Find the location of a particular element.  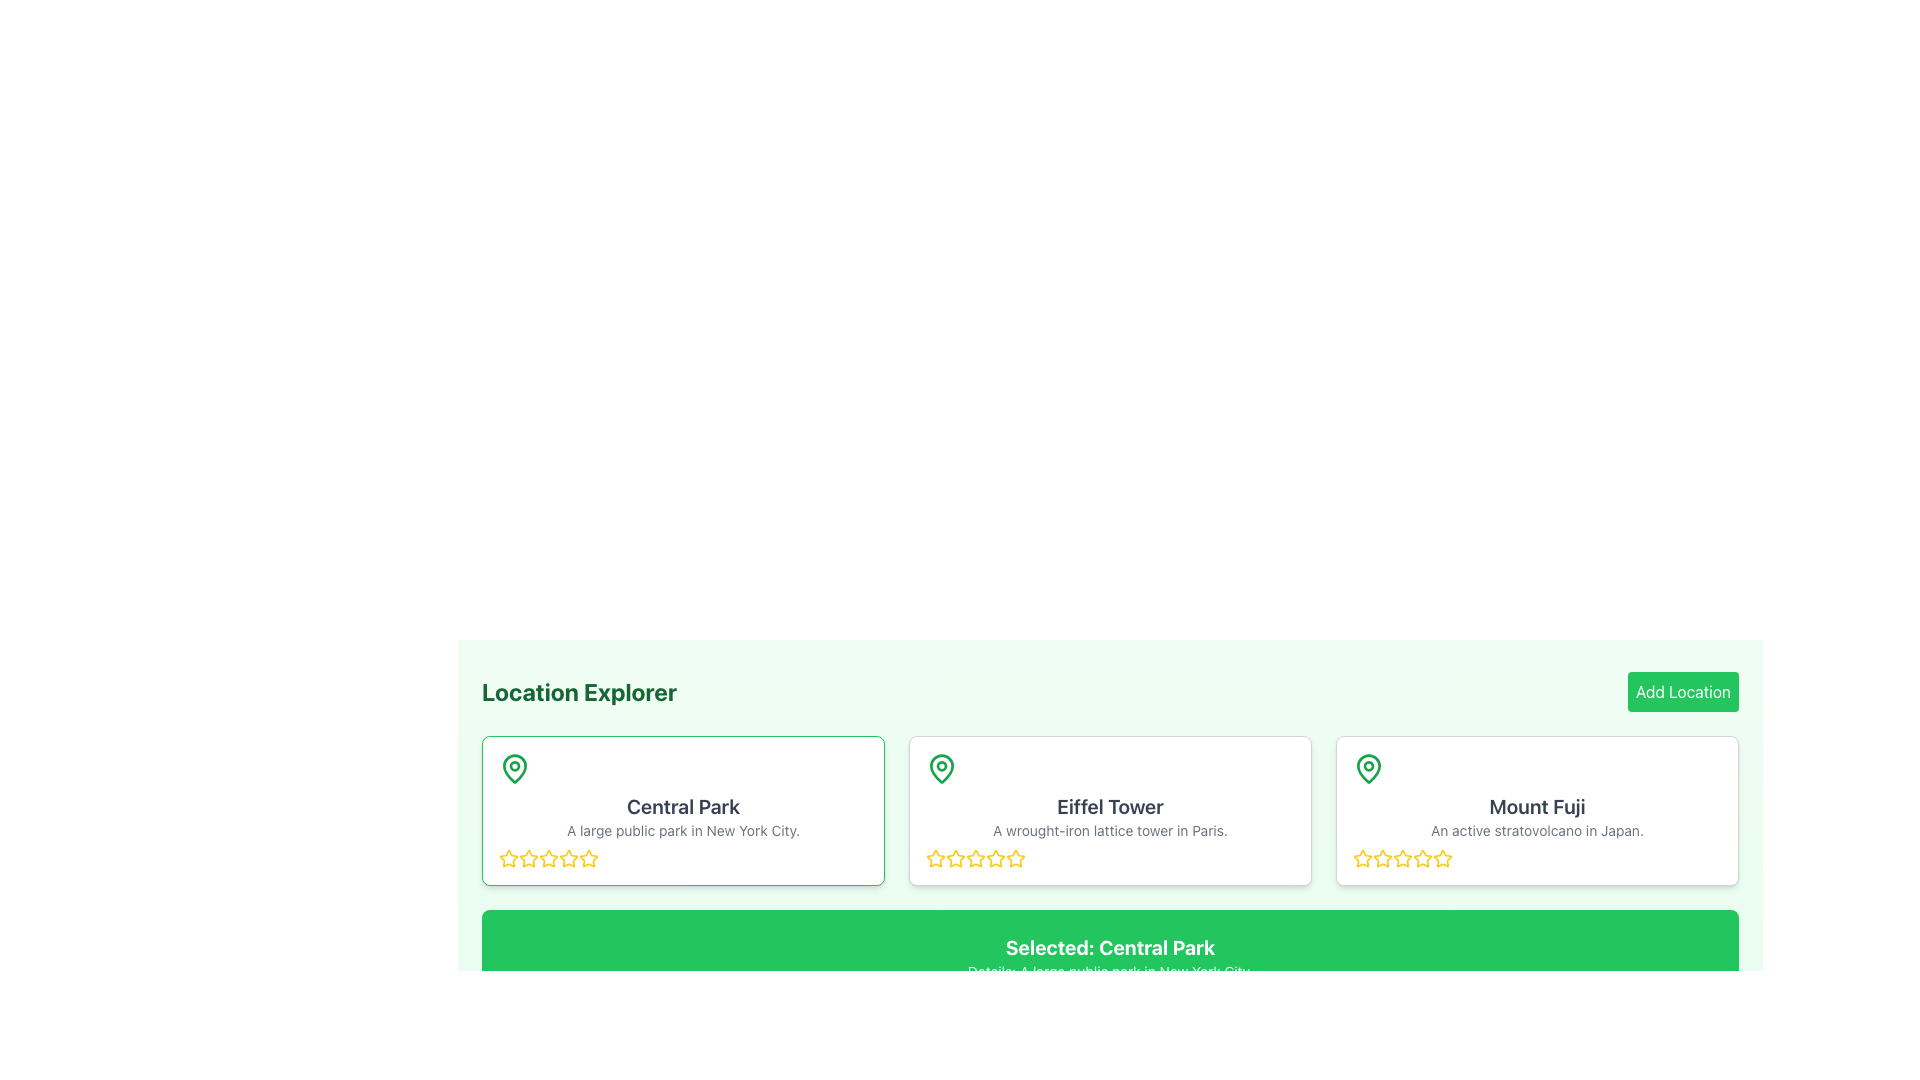

the 'Add Location' button located at the top-right corner of the 'Location Explorer' header section is located at coordinates (1682, 690).